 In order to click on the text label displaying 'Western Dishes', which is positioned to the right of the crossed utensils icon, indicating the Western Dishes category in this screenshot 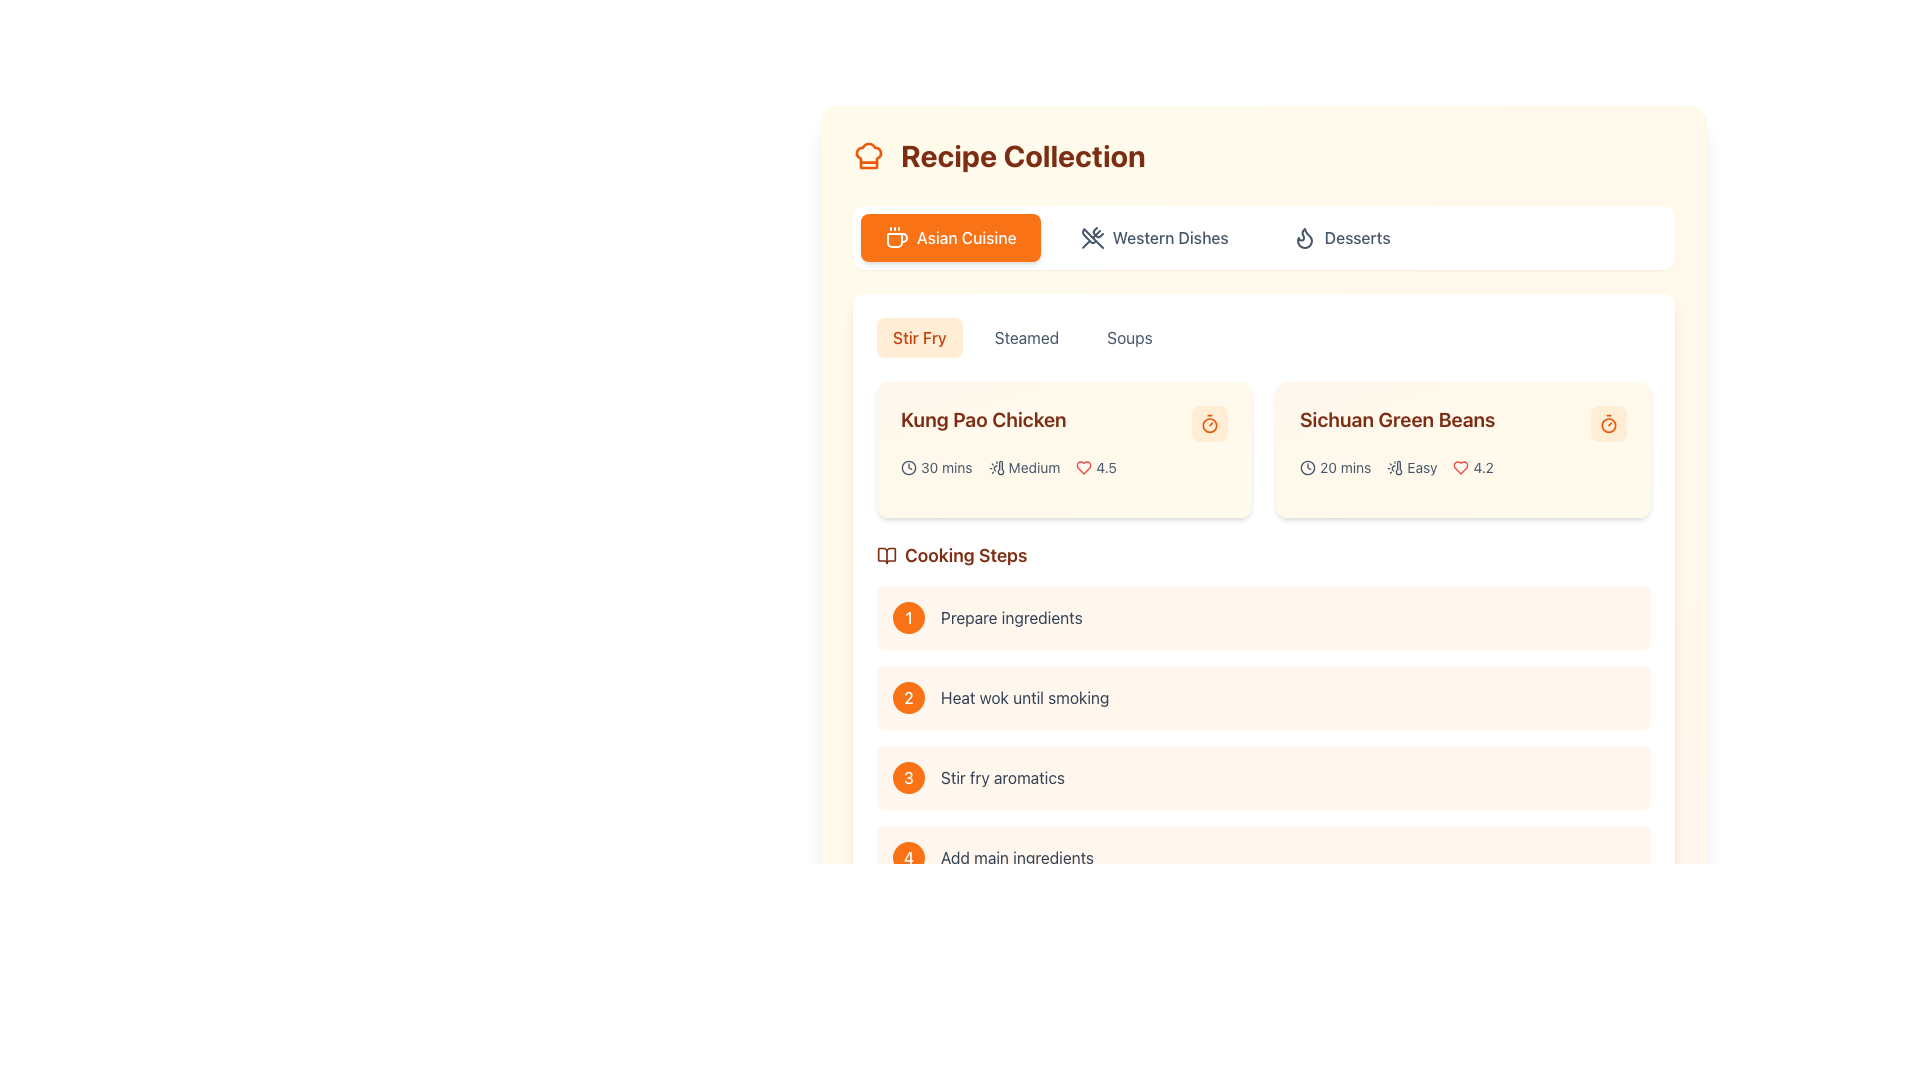, I will do `click(1170, 237)`.